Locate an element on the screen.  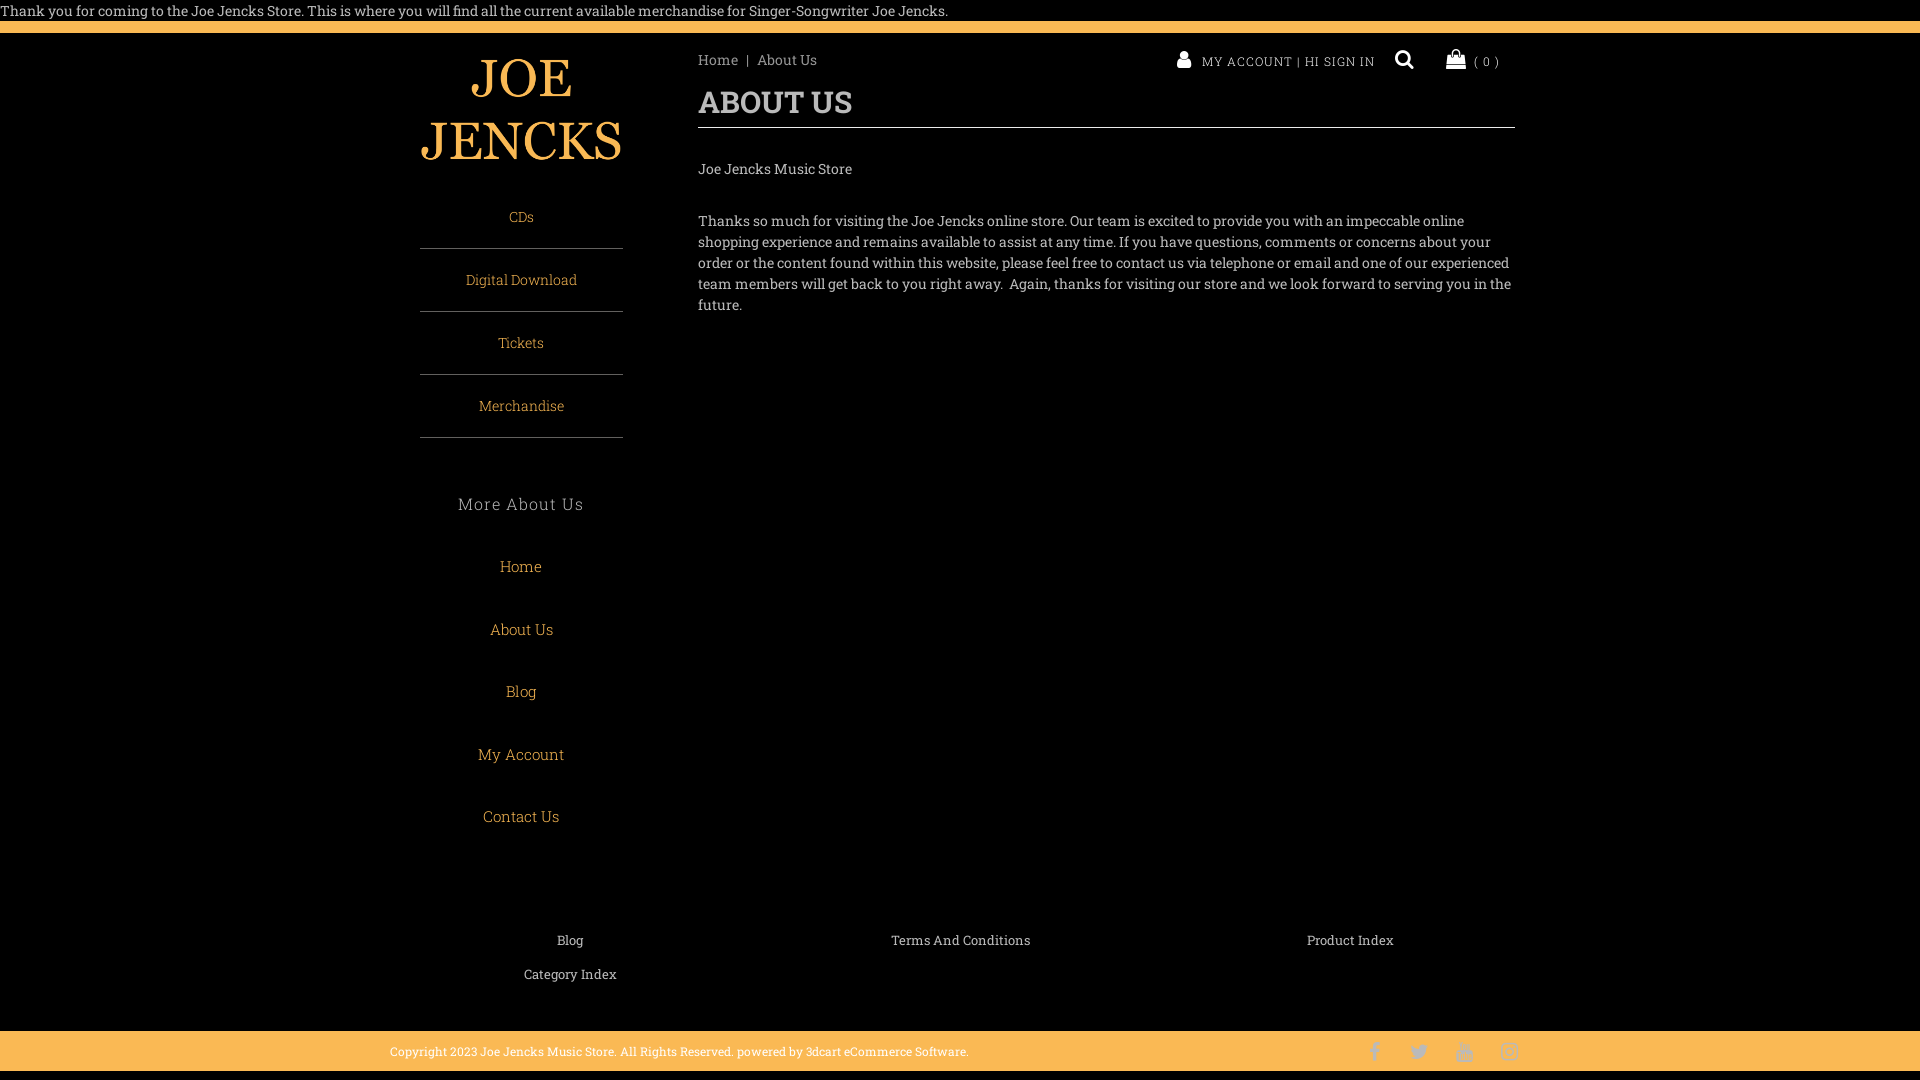
'Blog' is located at coordinates (419, 690).